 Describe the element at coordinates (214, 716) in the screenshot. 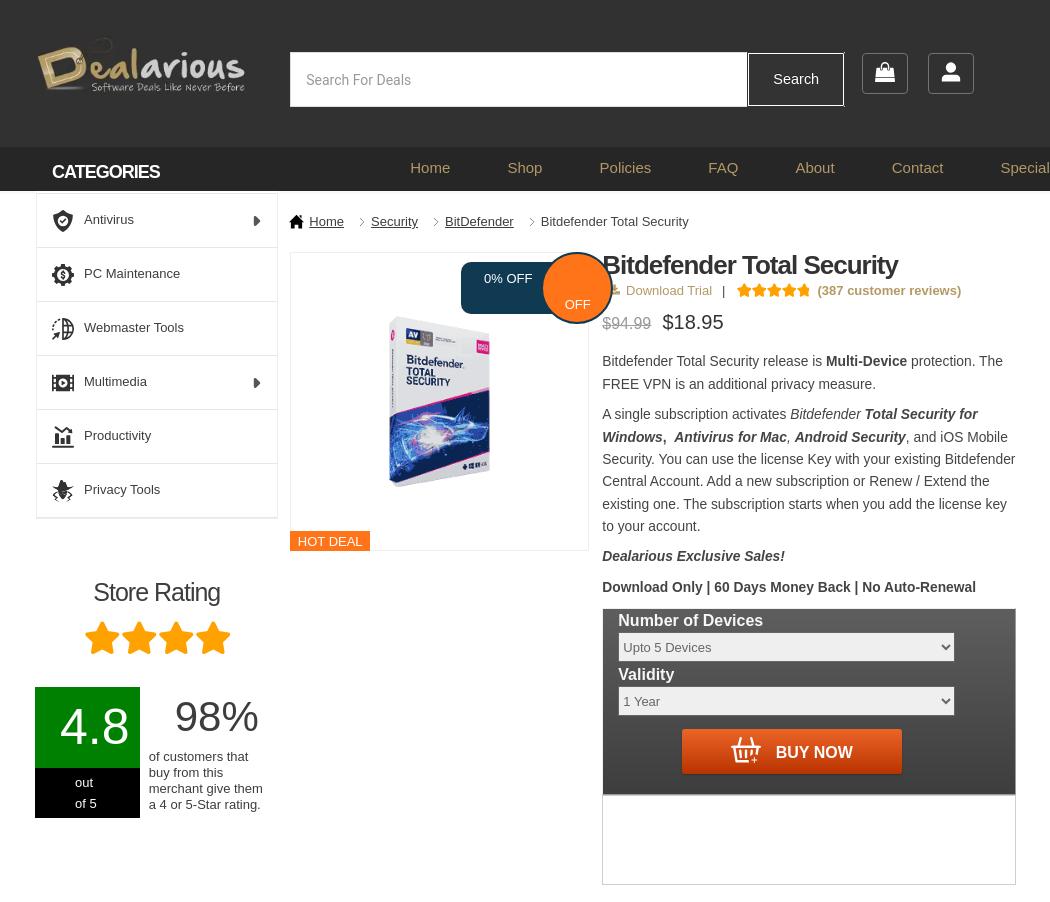

I see `'98%'` at that location.